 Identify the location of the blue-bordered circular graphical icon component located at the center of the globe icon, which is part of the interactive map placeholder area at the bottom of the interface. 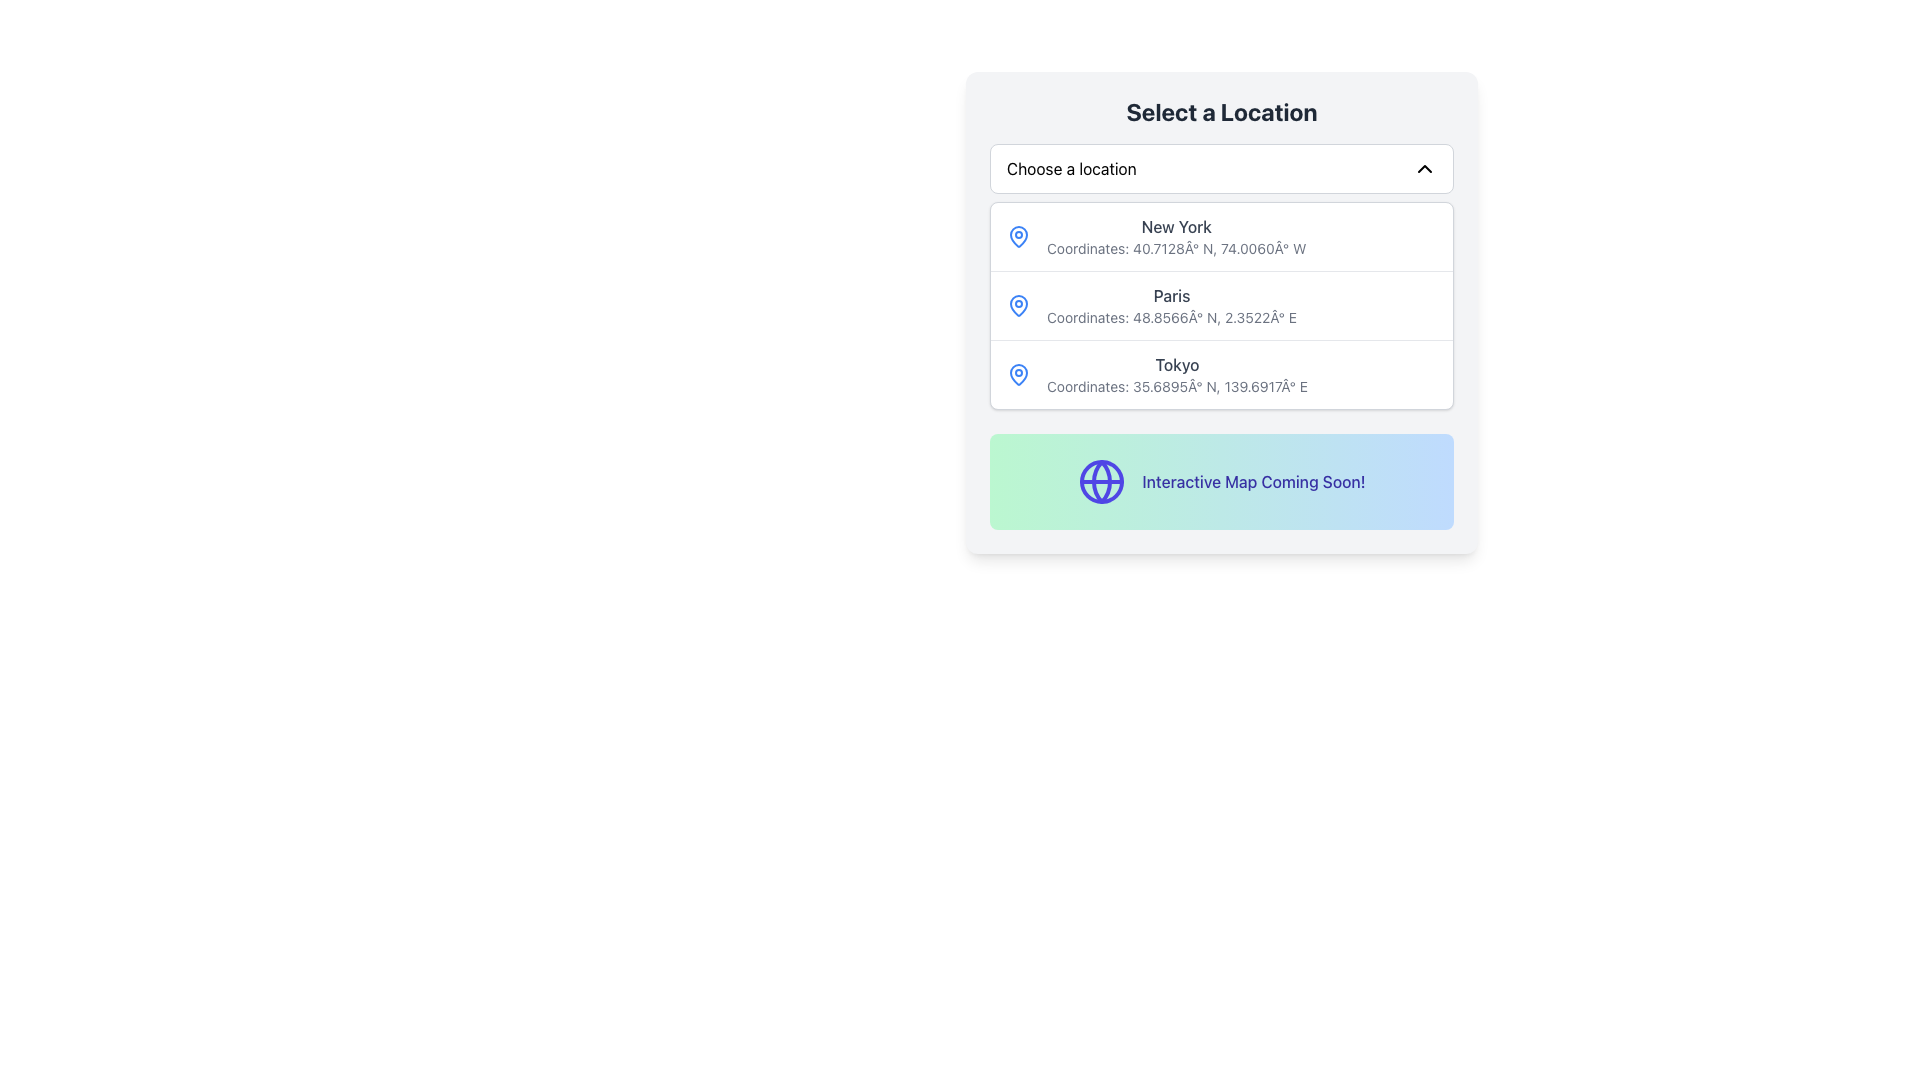
(1101, 482).